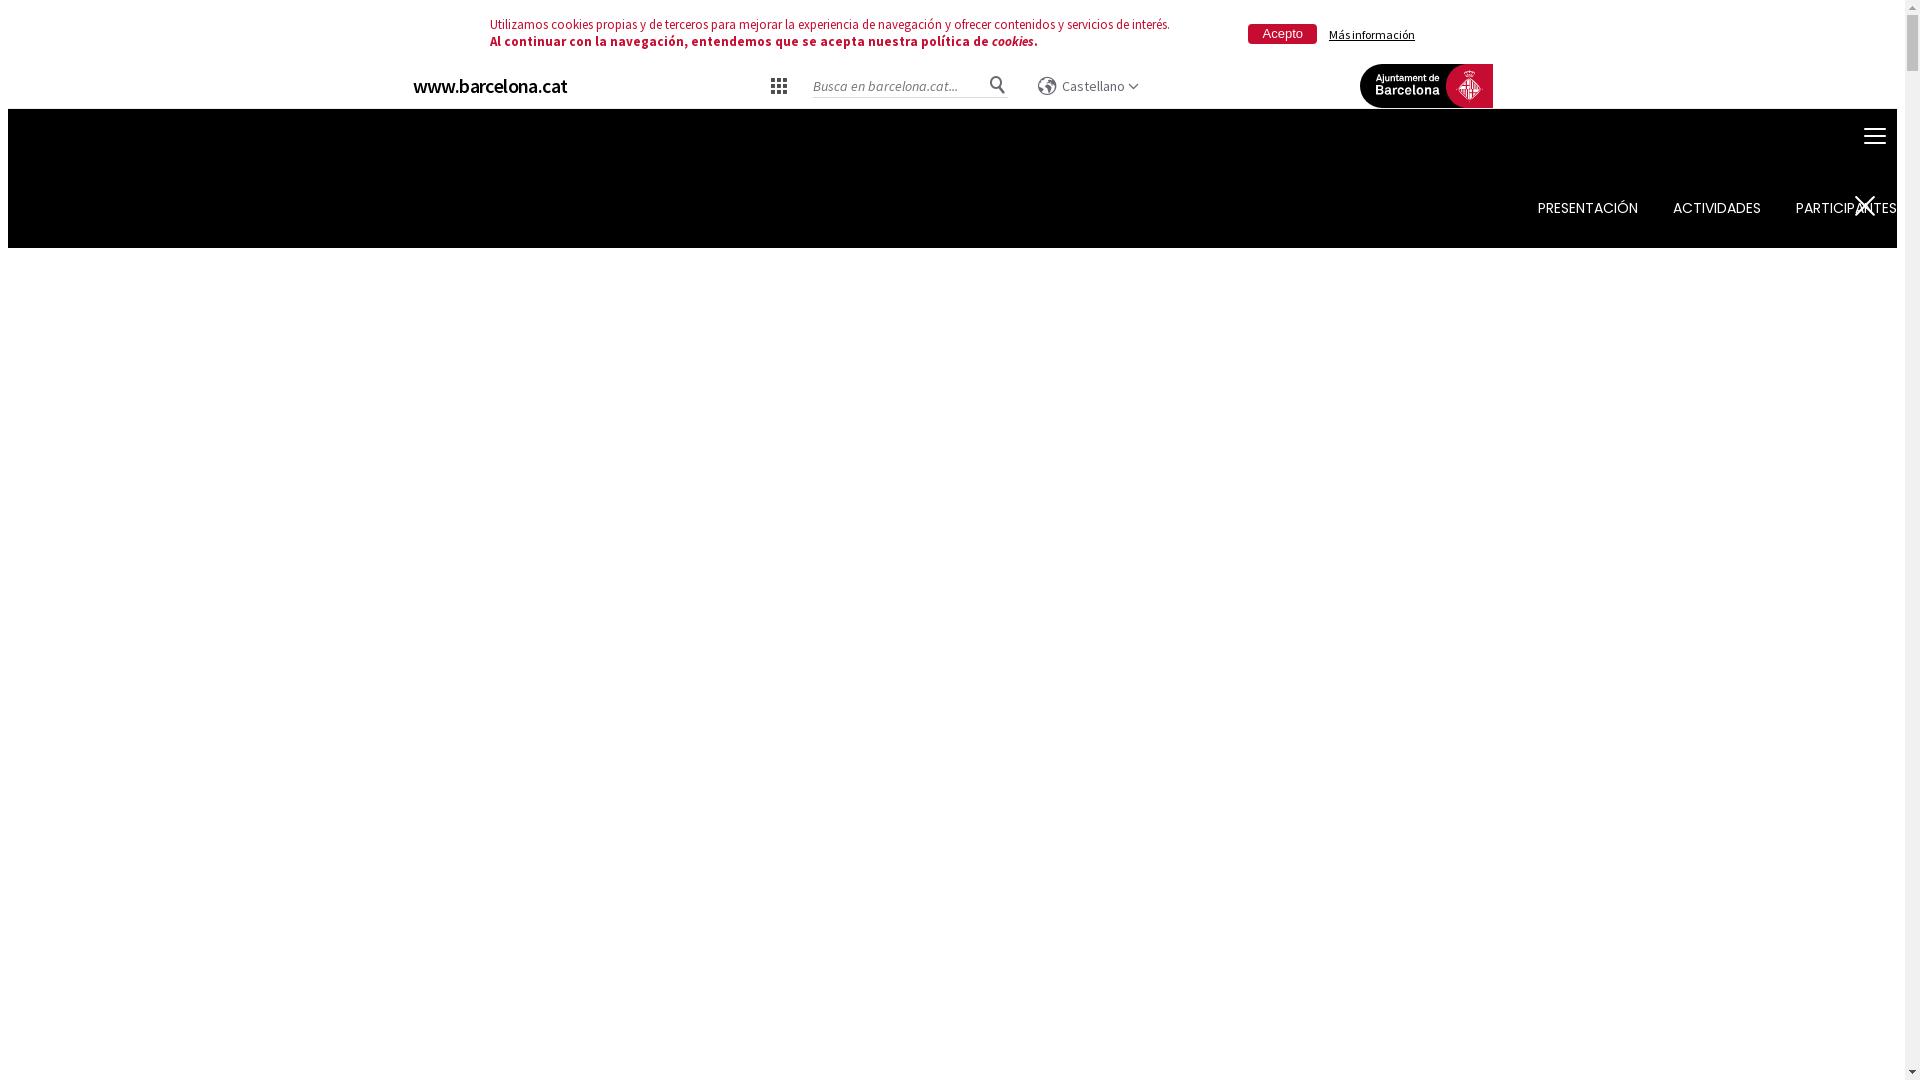 This screenshot has width=1920, height=1080. I want to click on 'cookies', so click(1012, 41).